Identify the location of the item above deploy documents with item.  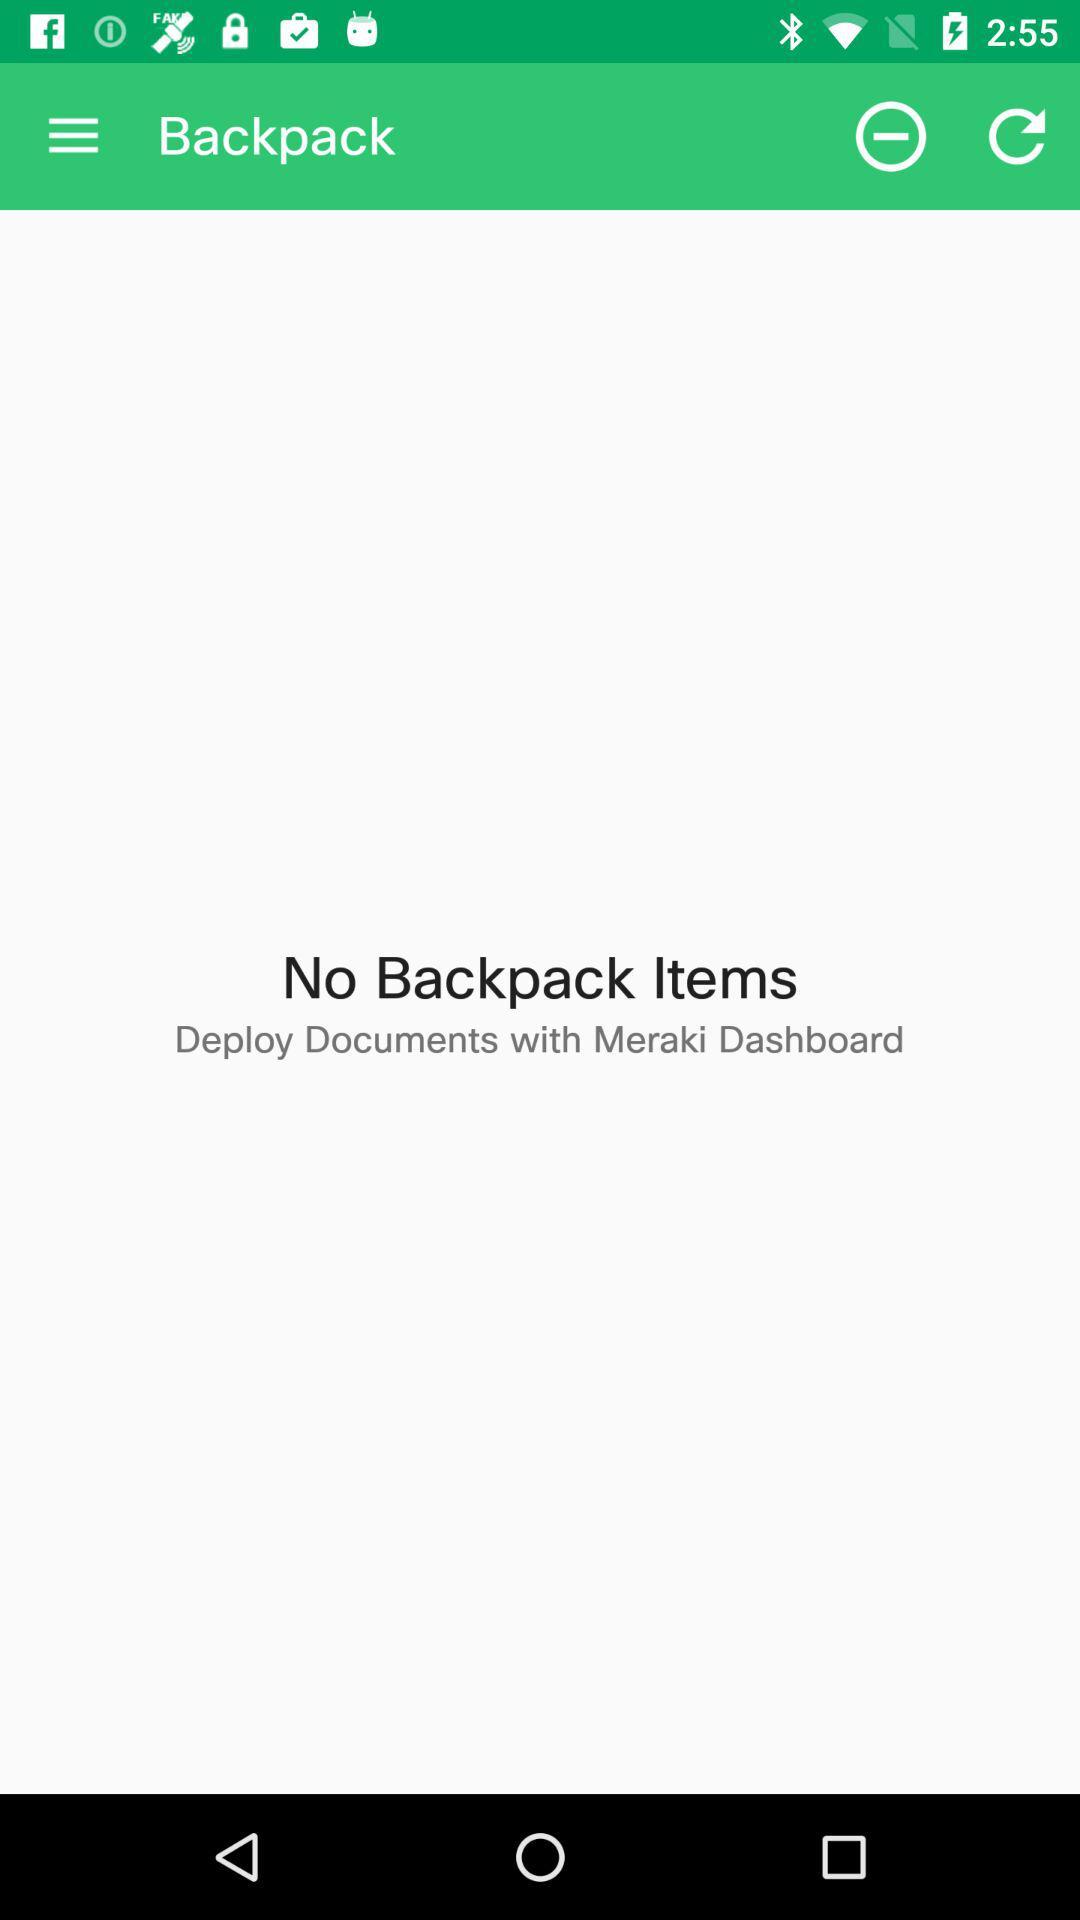
(890, 135).